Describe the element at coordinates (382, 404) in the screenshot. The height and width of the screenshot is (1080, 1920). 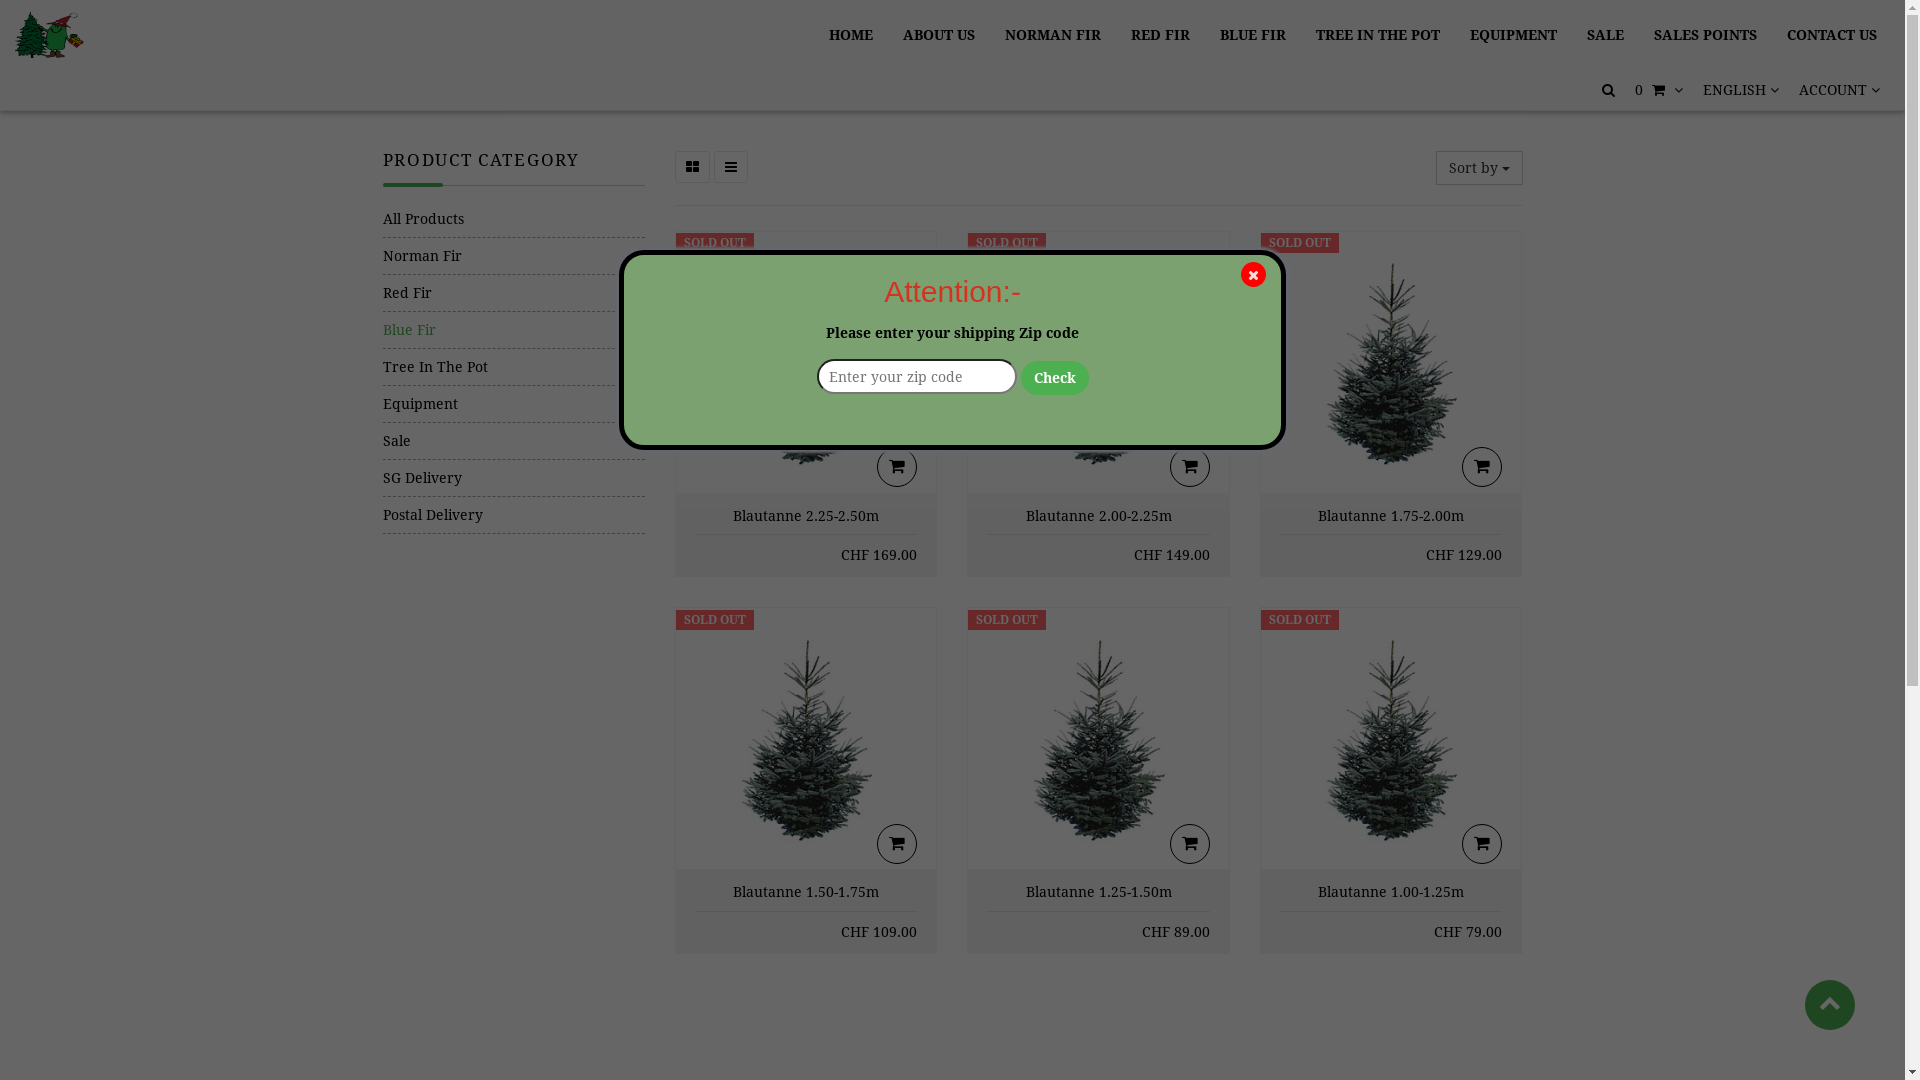
I see `'Equipment'` at that location.